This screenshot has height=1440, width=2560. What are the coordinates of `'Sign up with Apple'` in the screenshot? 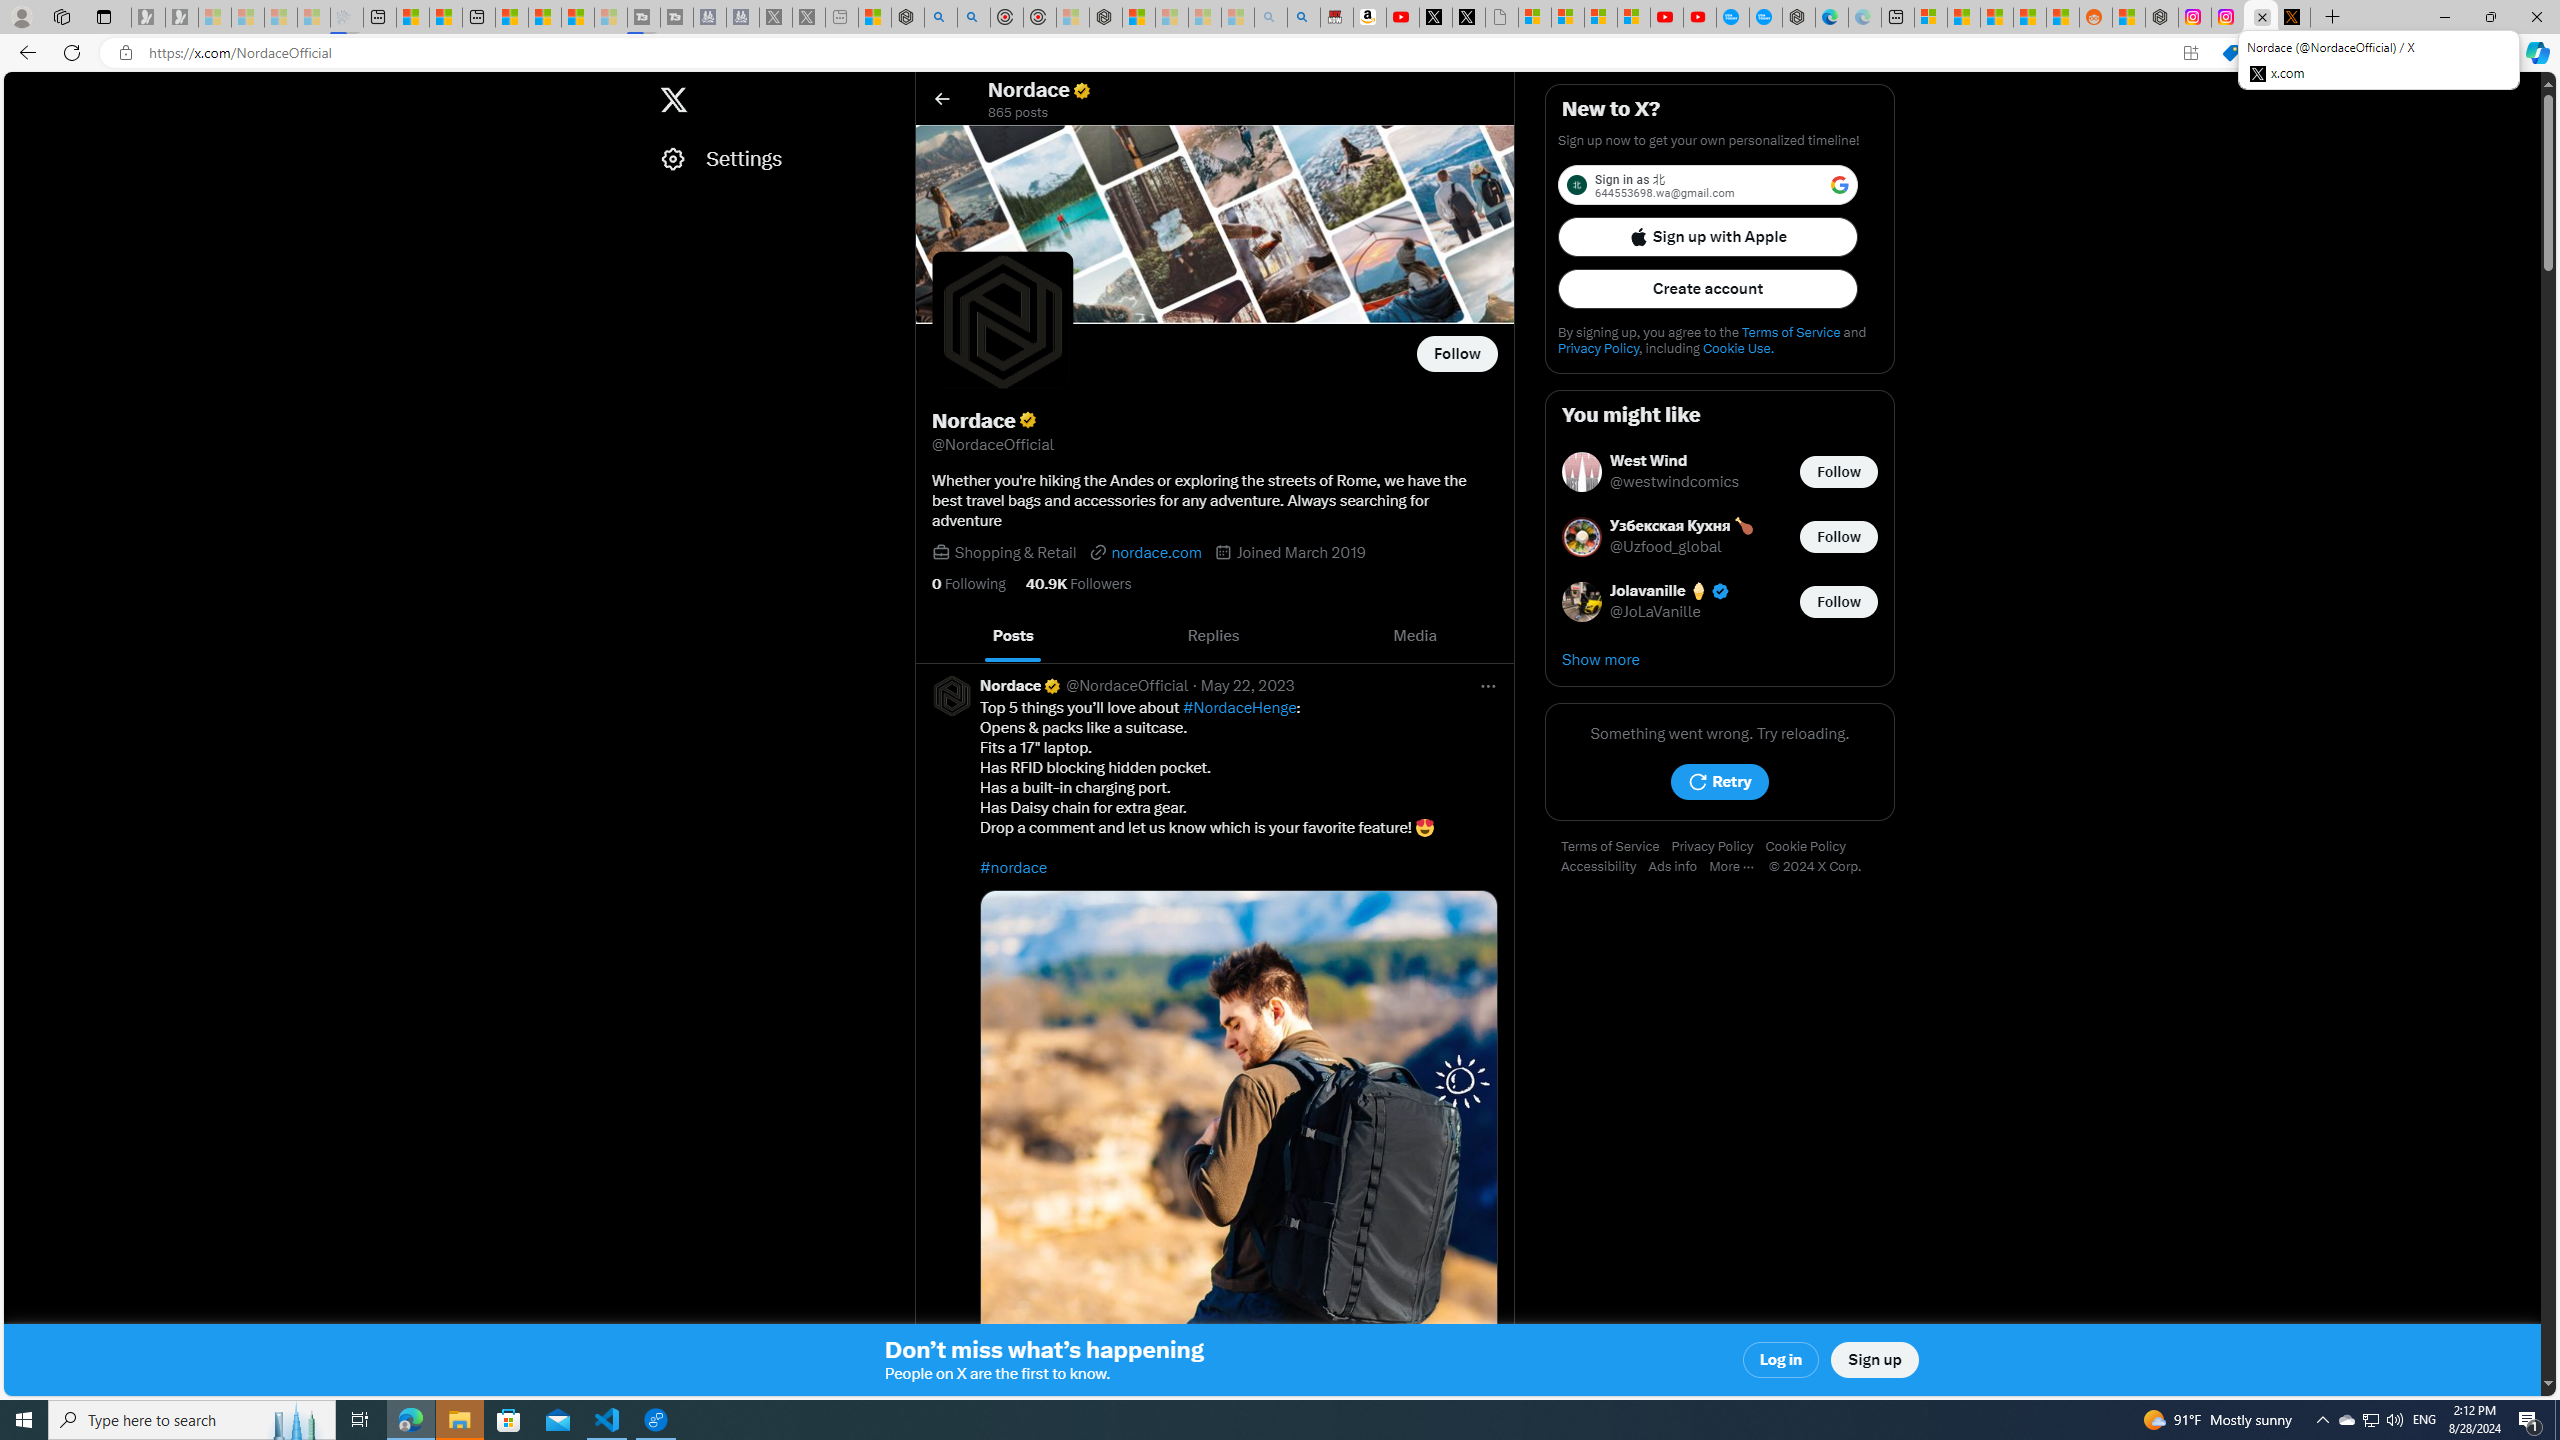 It's located at (1708, 235).